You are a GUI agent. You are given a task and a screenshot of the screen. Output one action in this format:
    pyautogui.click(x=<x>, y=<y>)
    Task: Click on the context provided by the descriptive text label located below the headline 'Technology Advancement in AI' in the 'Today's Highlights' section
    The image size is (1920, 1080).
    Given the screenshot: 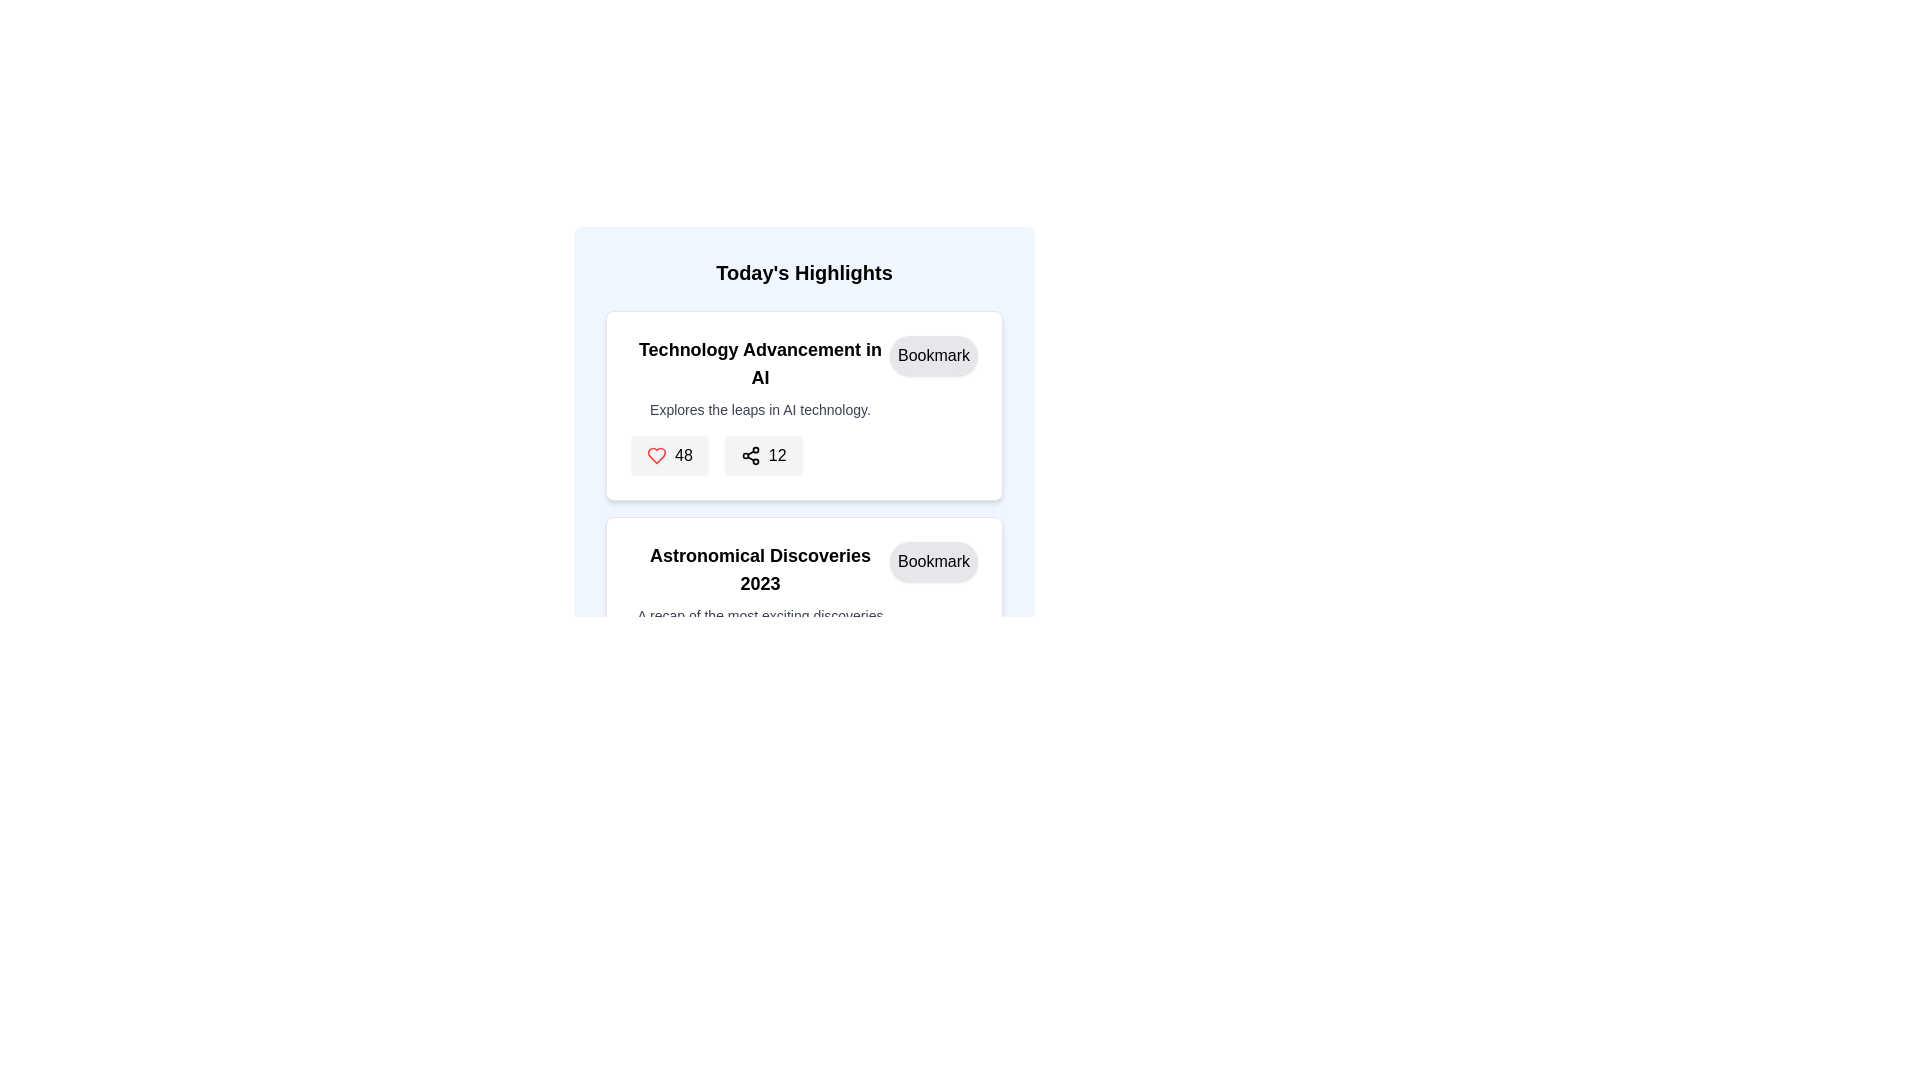 What is the action you would take?
    pyautogui.click(x=759, y=408)
    